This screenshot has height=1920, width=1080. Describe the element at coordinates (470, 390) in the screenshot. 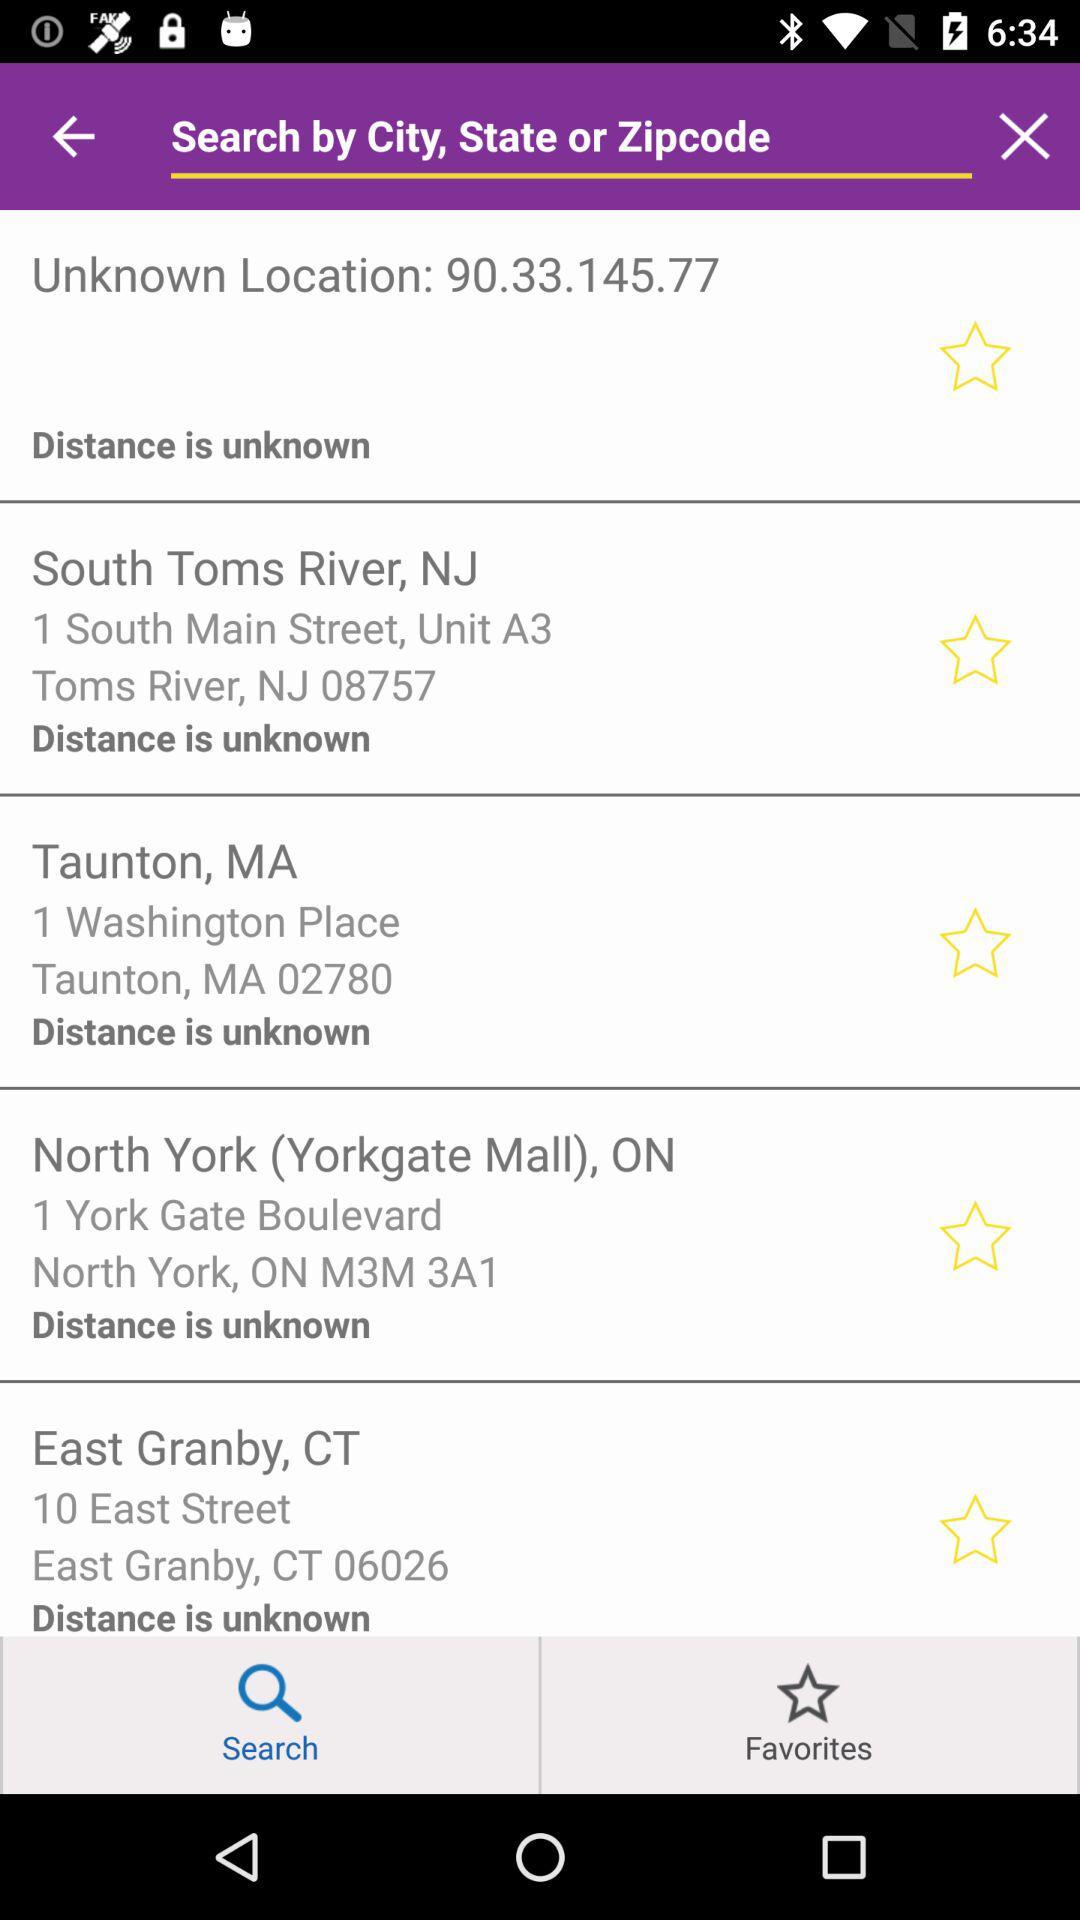

I see `the   icon` at that location.